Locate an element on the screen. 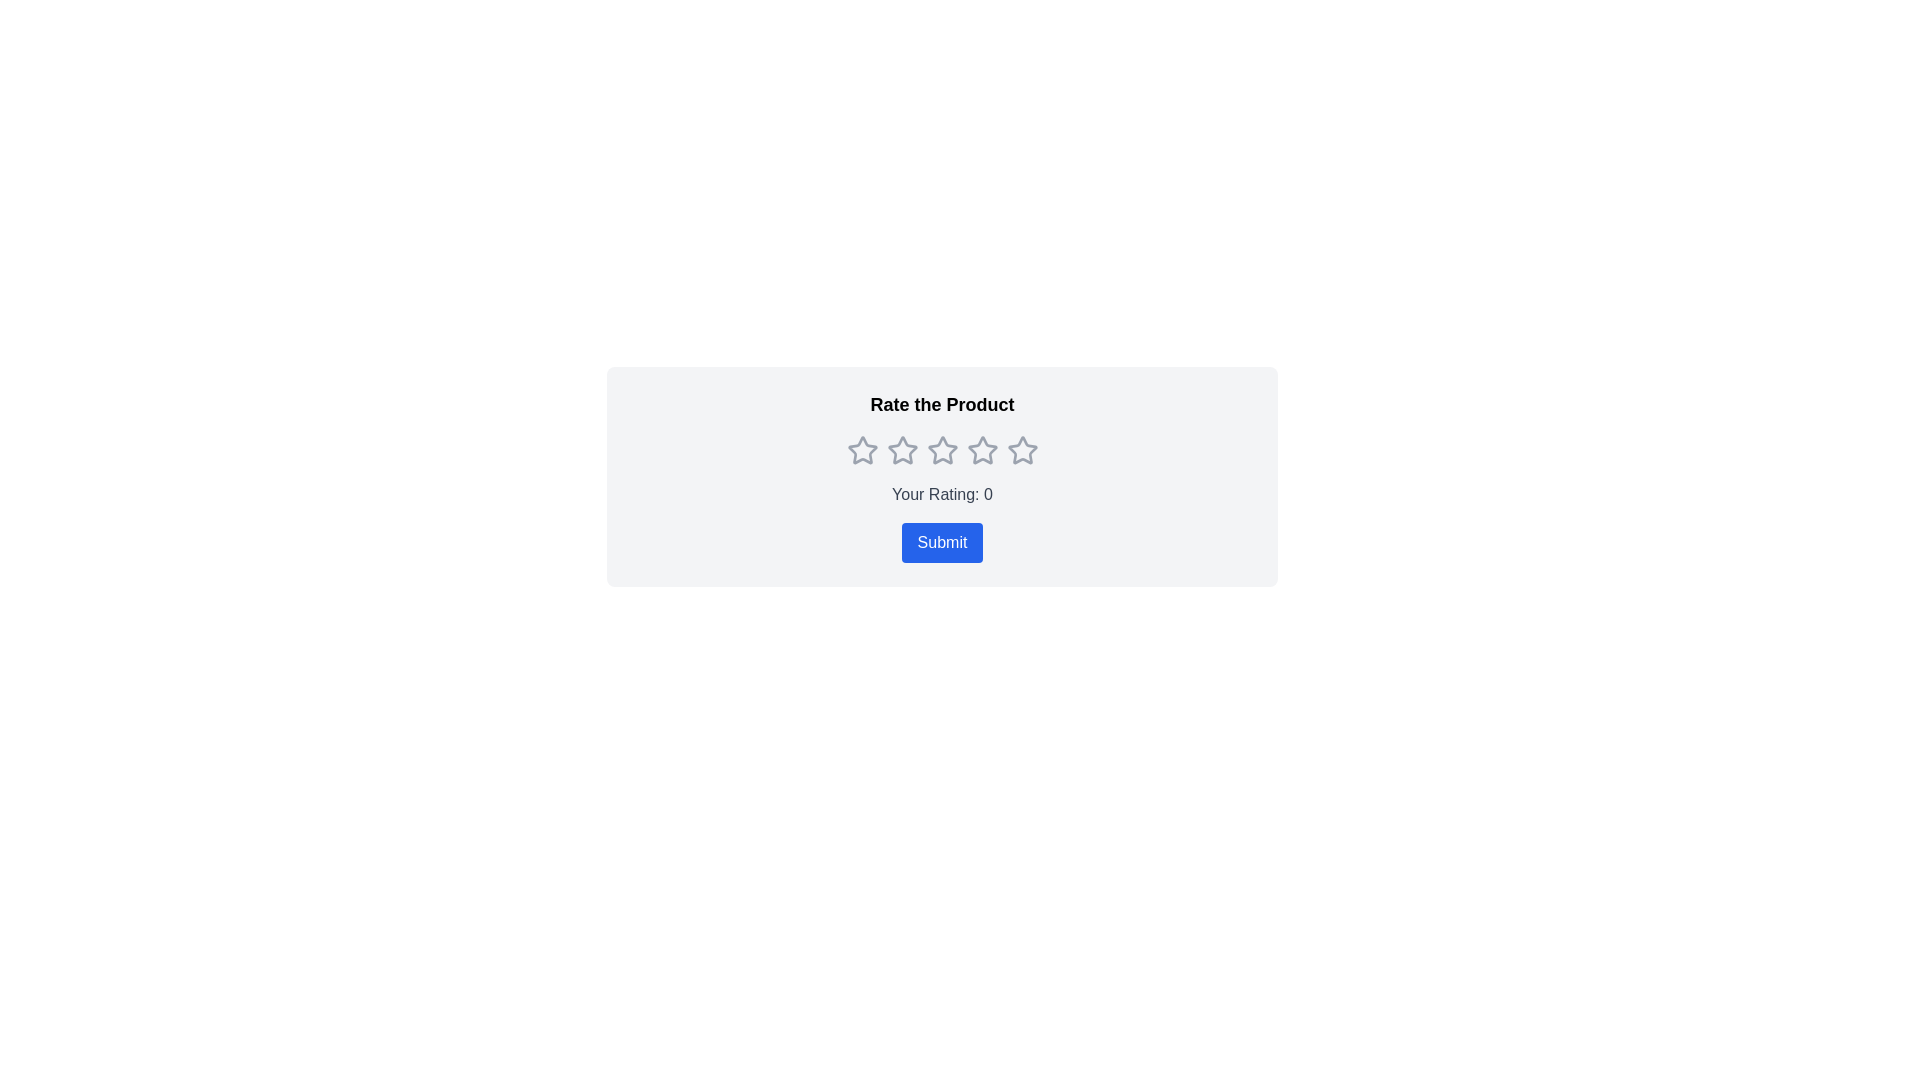 This screenshot has width=1920, height=1080. the second star in the rating component, which is a hollow, five-pointed star with a thin border, to set a two-star rating is located at coordinates (901, 450).